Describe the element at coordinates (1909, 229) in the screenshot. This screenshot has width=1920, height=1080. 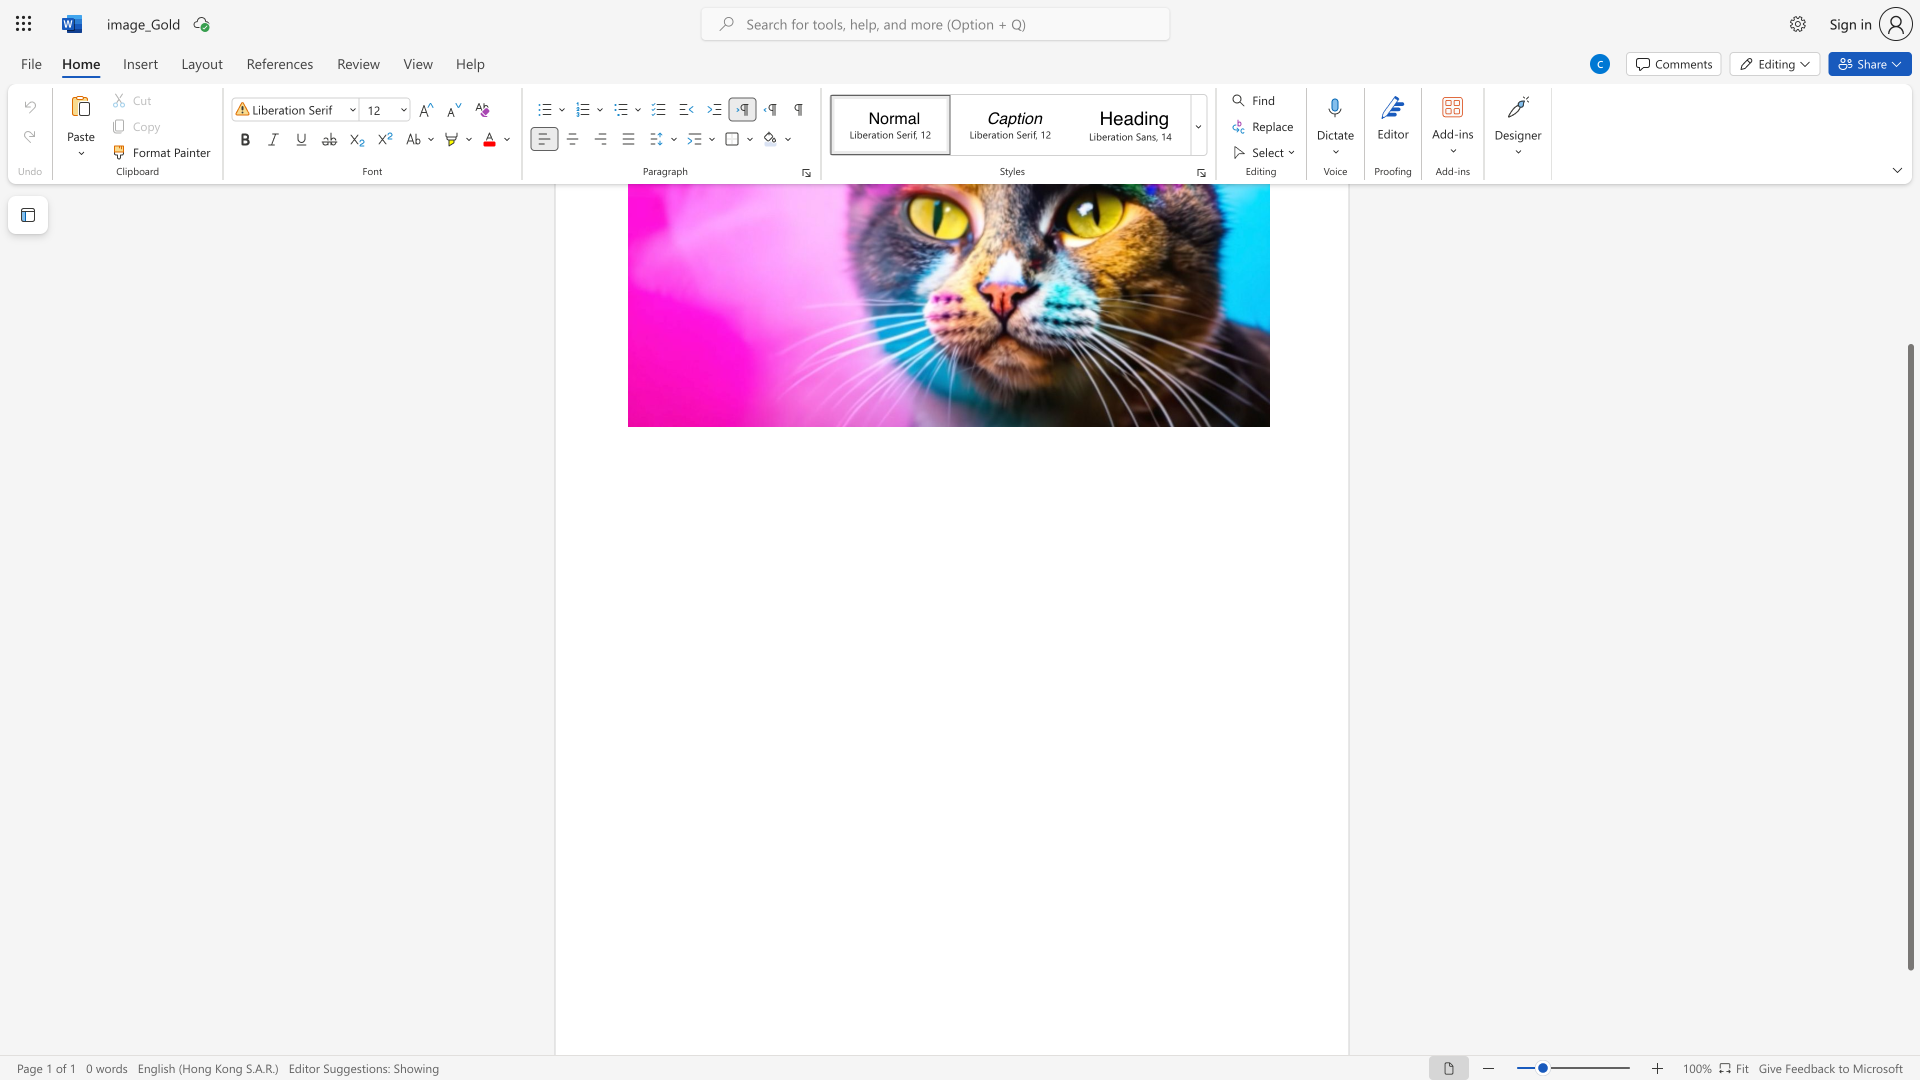
I see `the scrollbar to move the page upward` at that location.